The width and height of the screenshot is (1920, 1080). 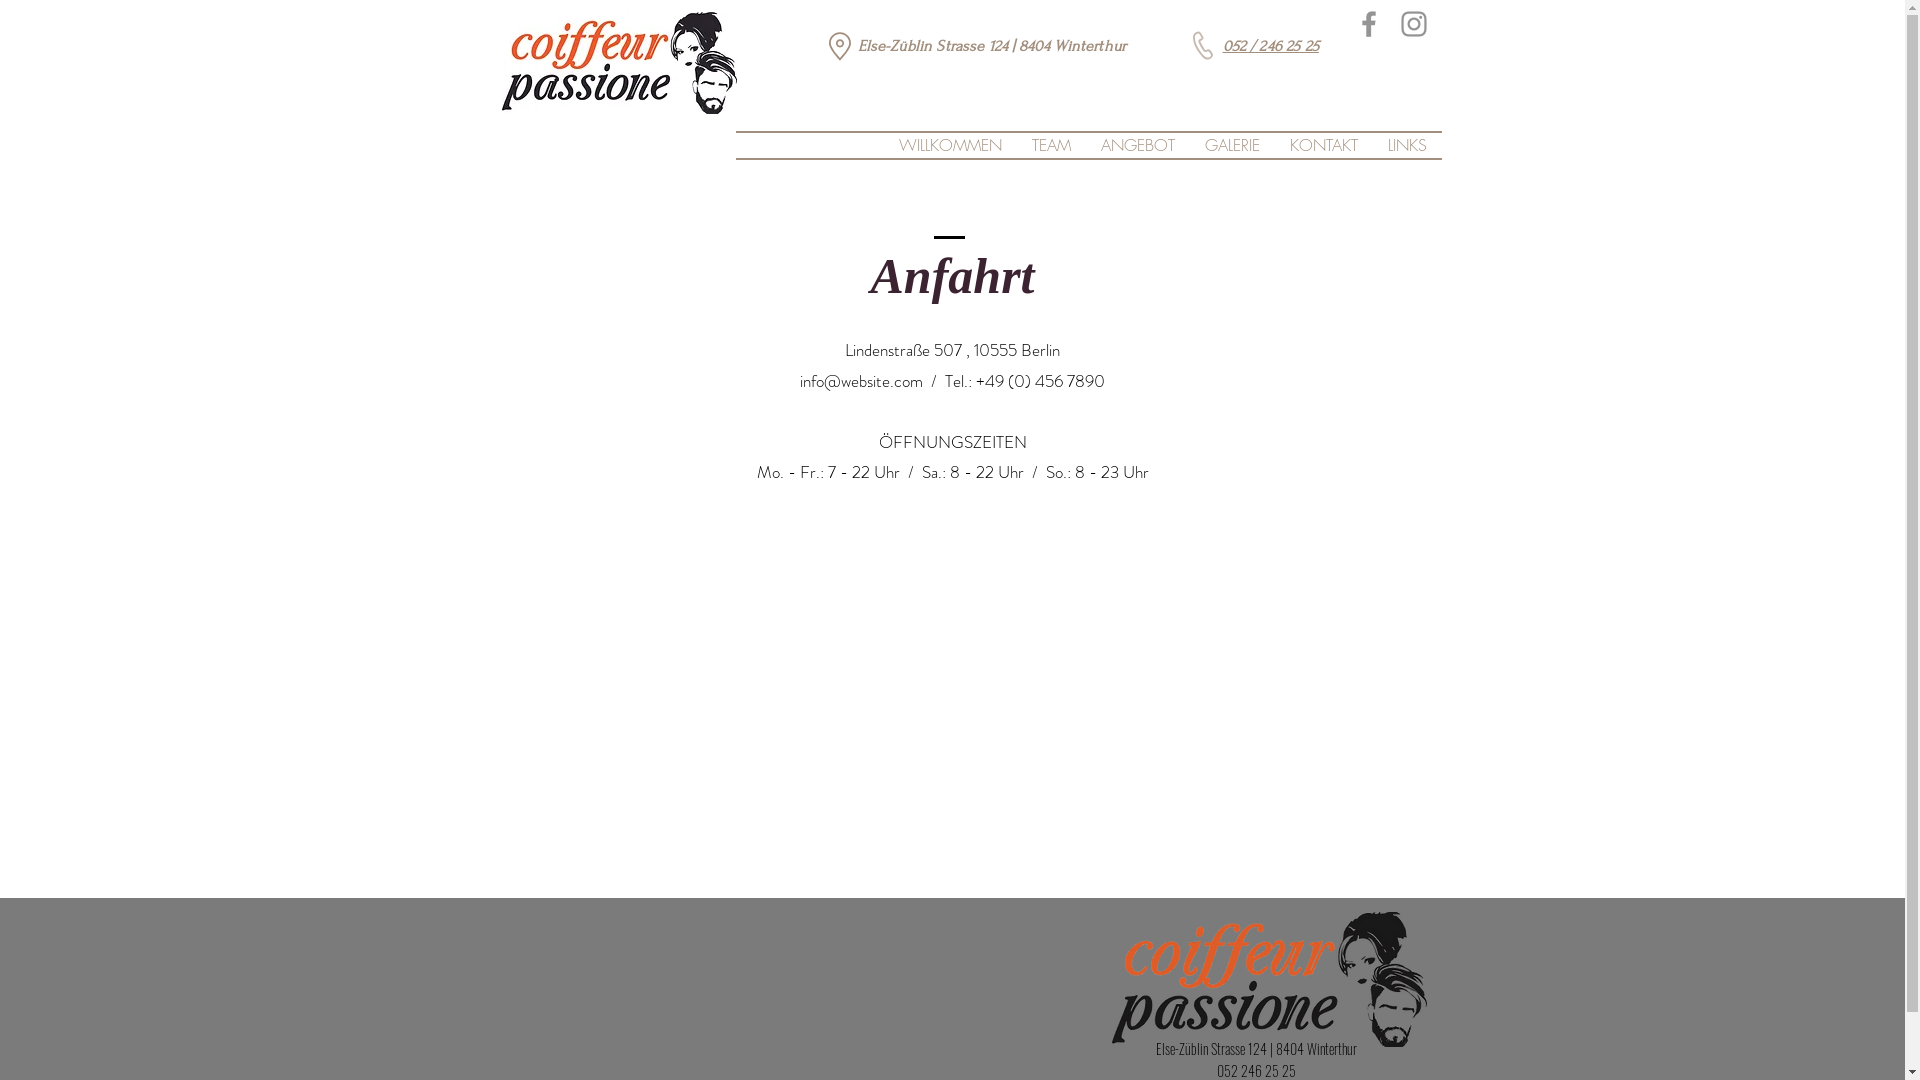 I want to click on 'KONTAKT', so click(x=1323, y=144).